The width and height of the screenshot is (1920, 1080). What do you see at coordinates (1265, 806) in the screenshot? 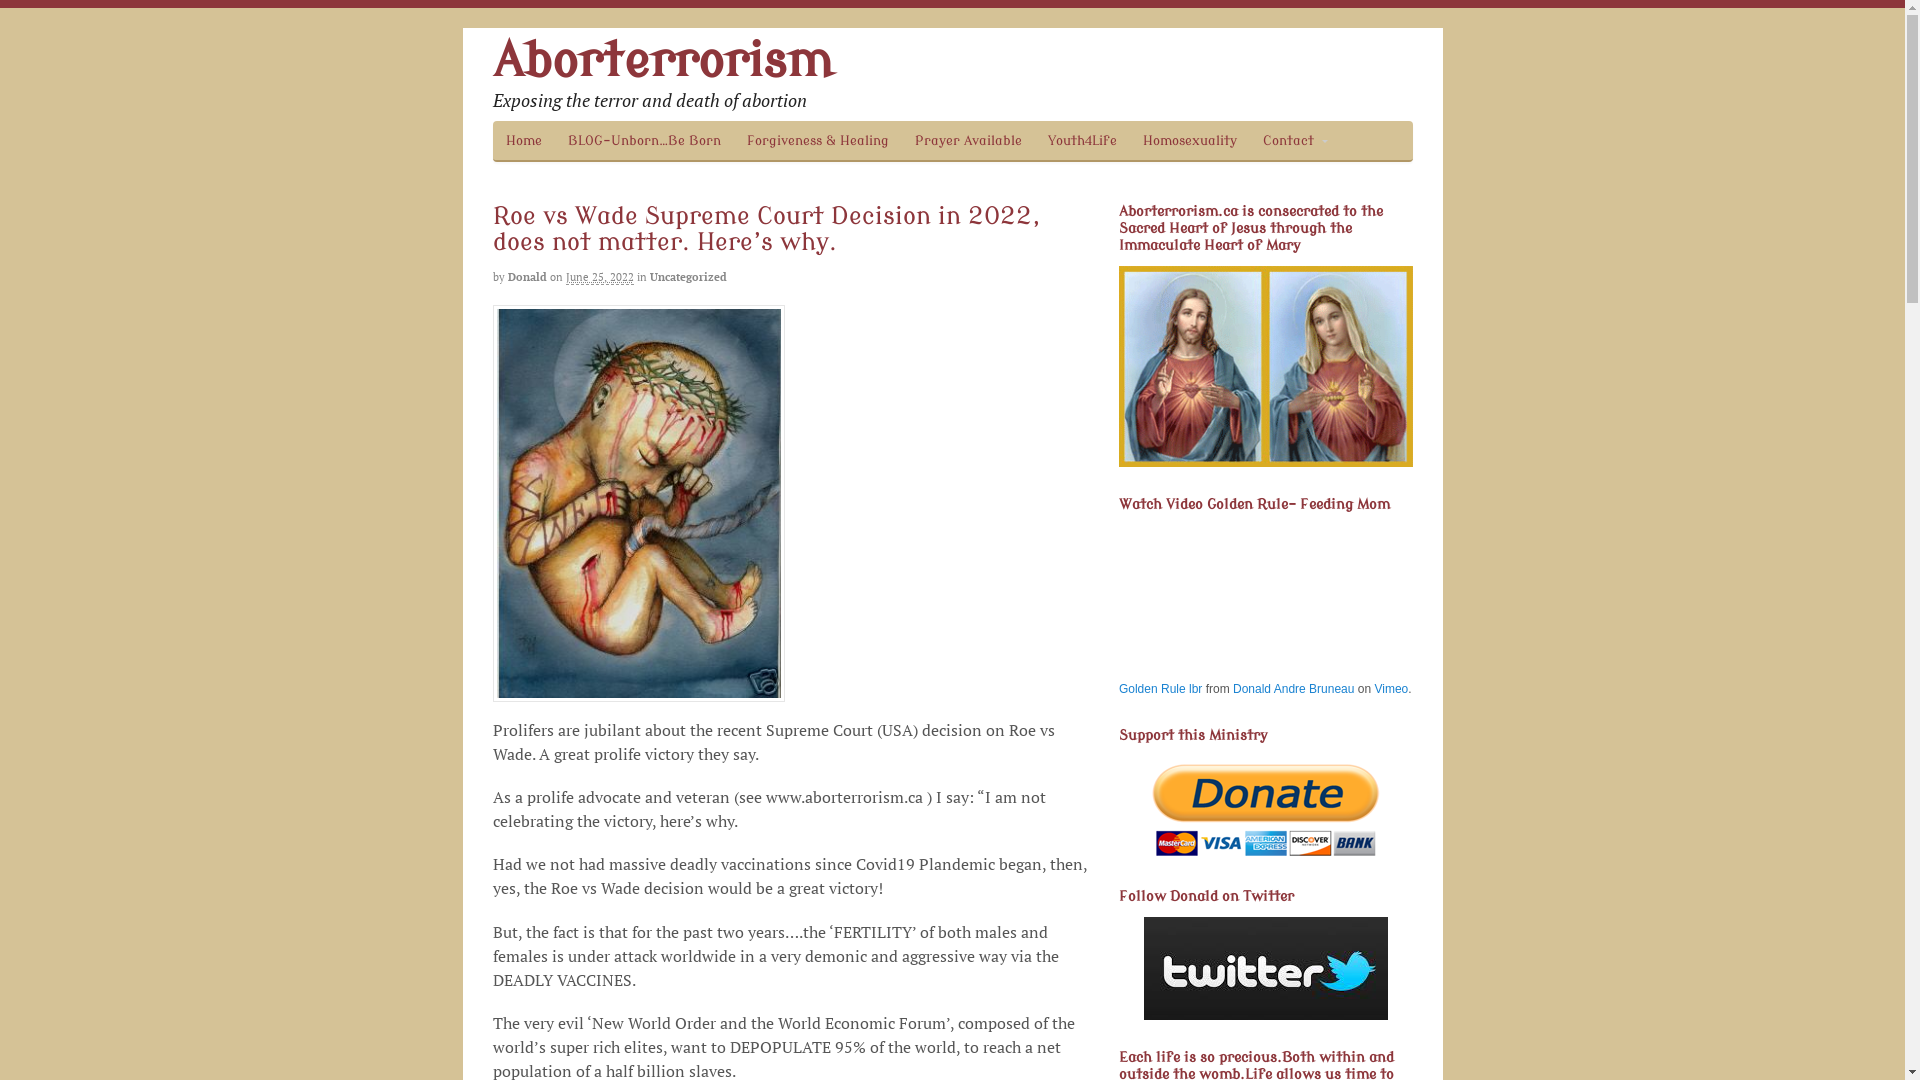
I see `'Support this Ministry'` at bounding box center [1265, 806].